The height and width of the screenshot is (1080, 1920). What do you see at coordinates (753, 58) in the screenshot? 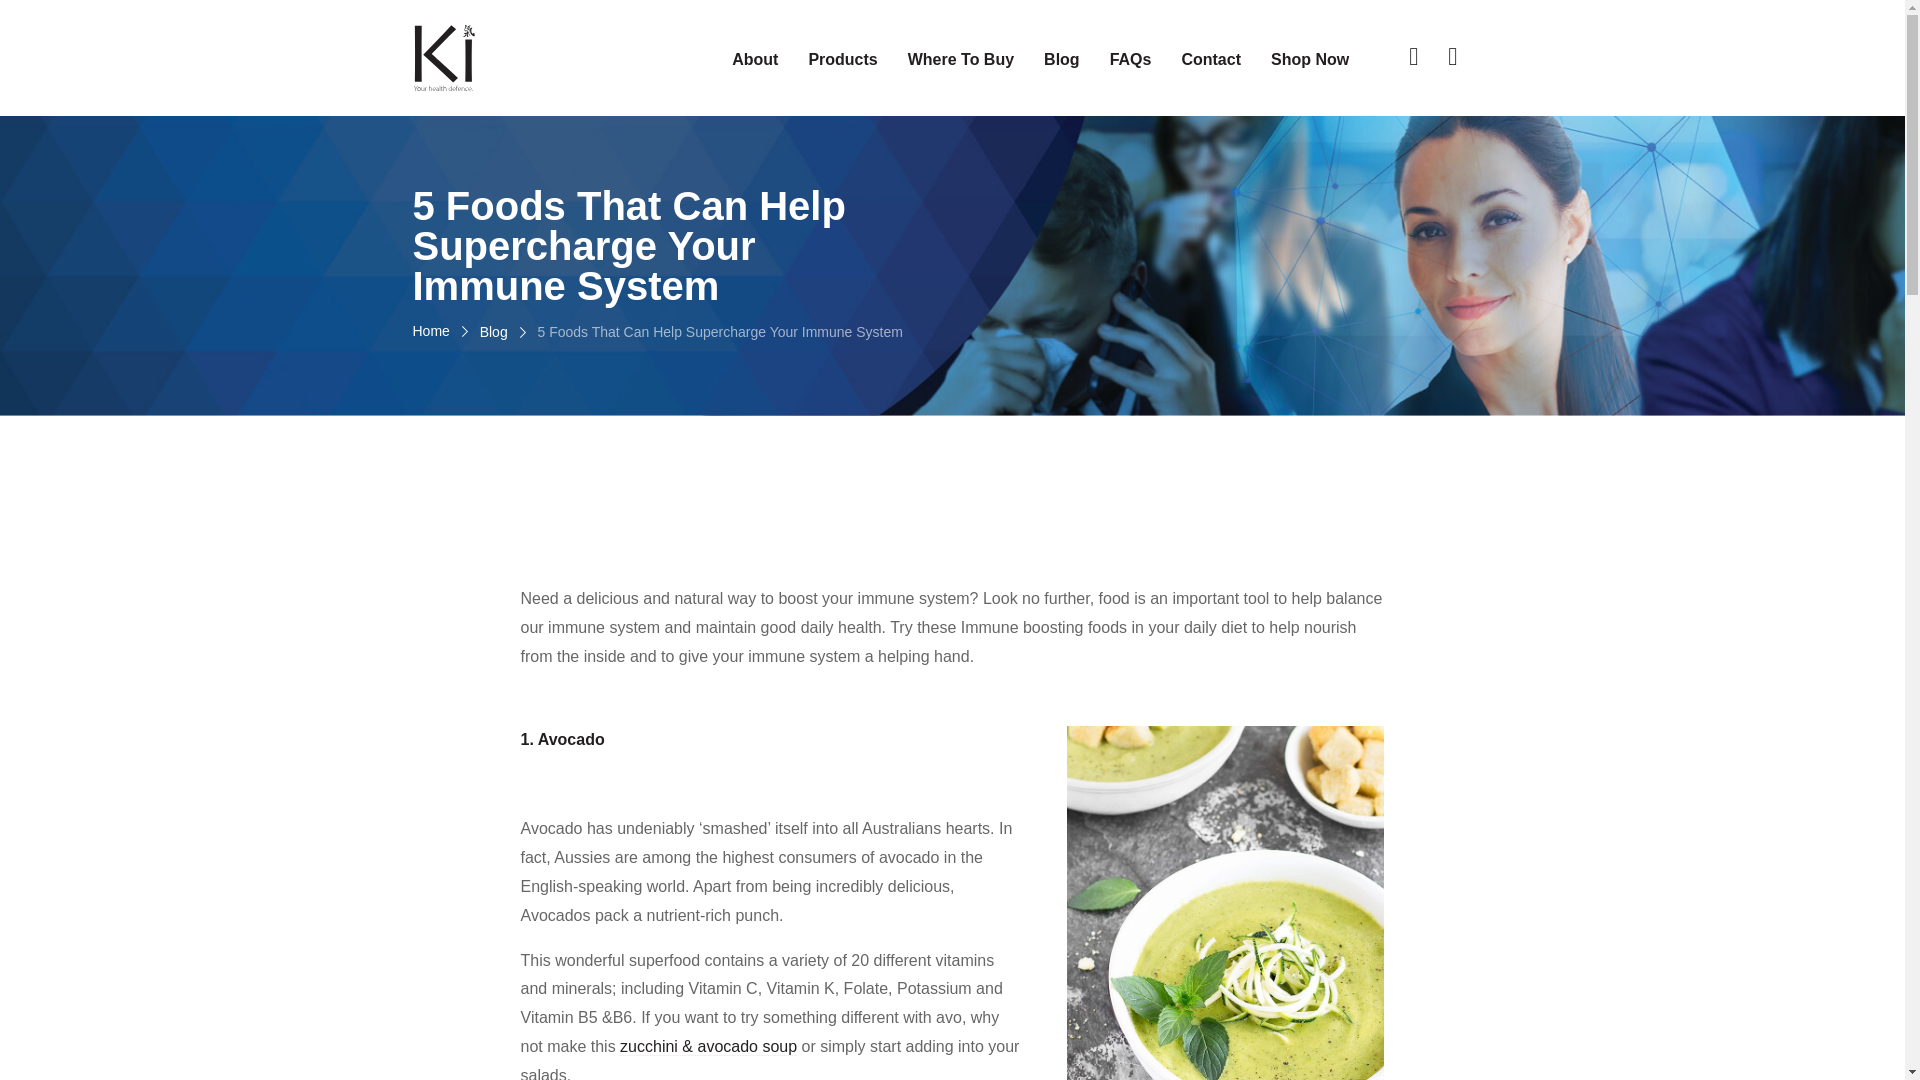
I see `'About'` at bounding box center [753, 58].